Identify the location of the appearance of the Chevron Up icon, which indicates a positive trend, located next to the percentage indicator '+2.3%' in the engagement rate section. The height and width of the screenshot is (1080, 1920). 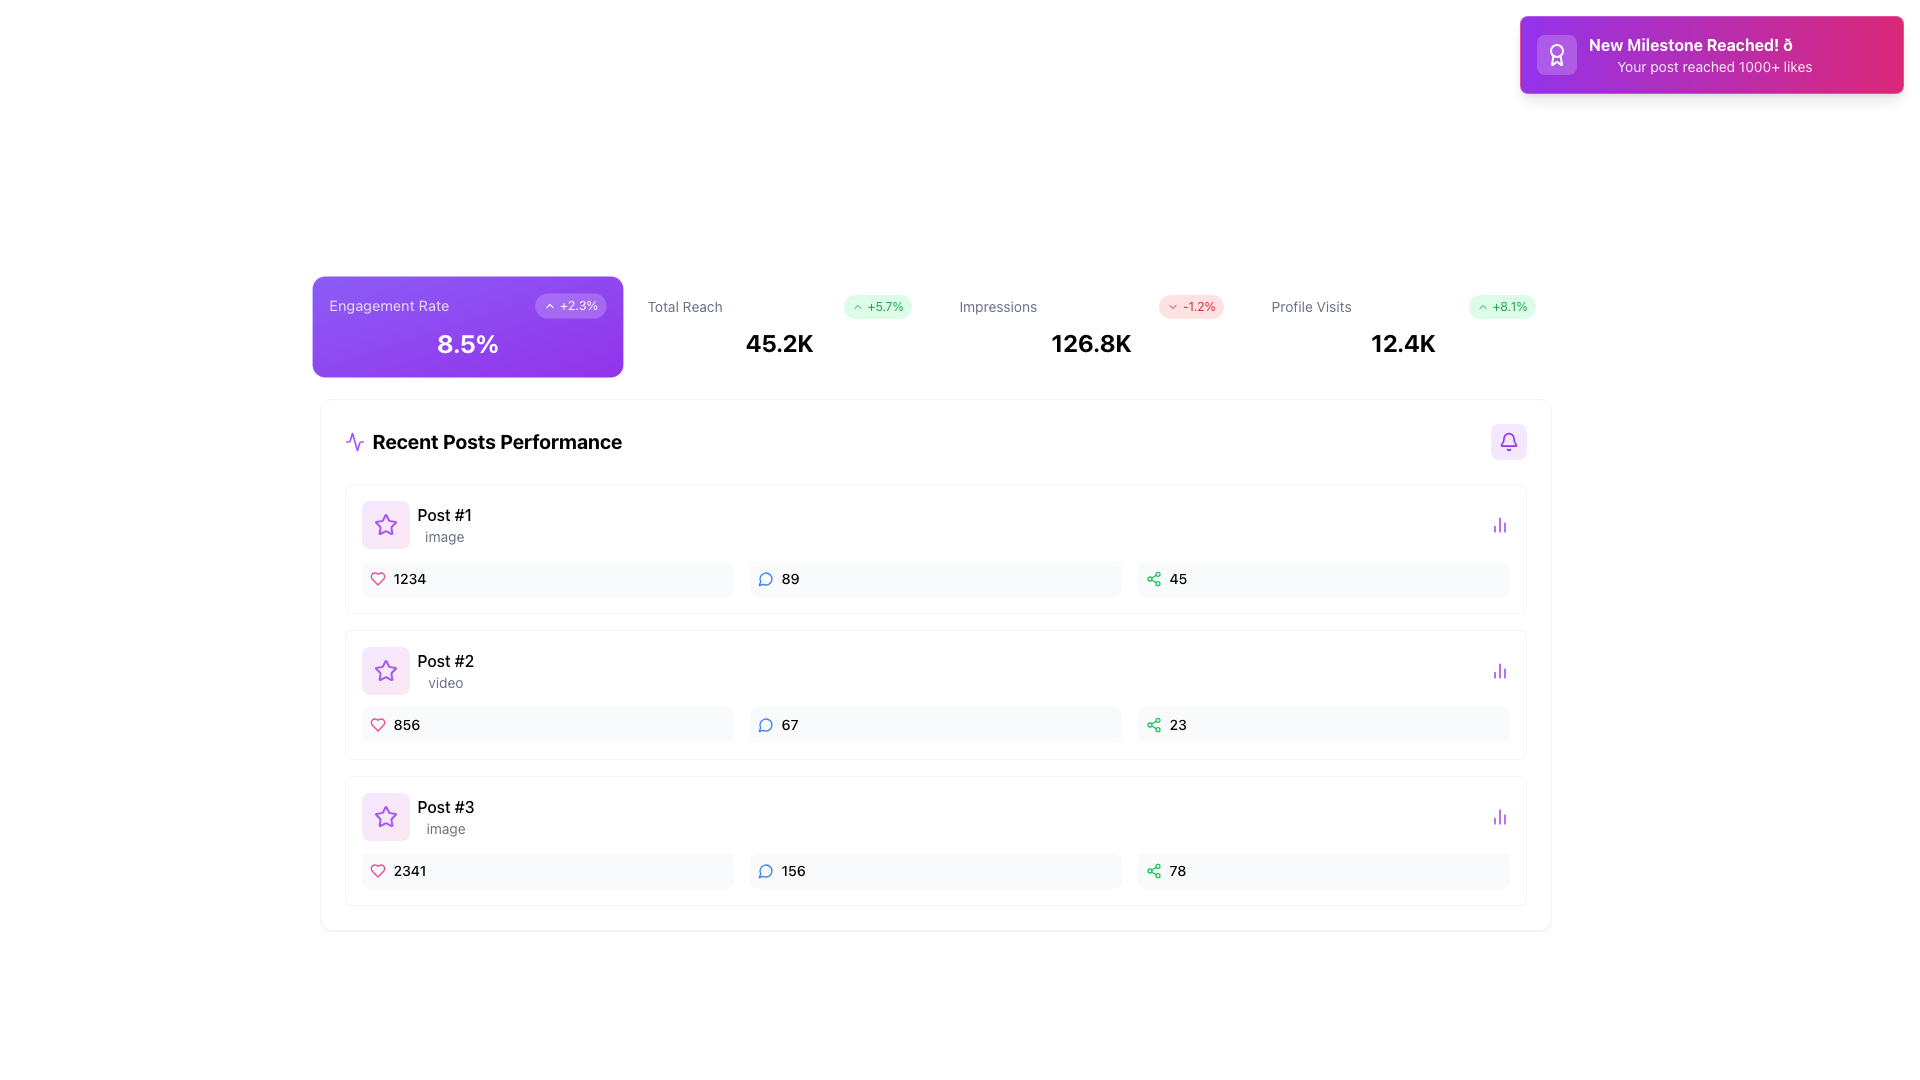
(548, 305).